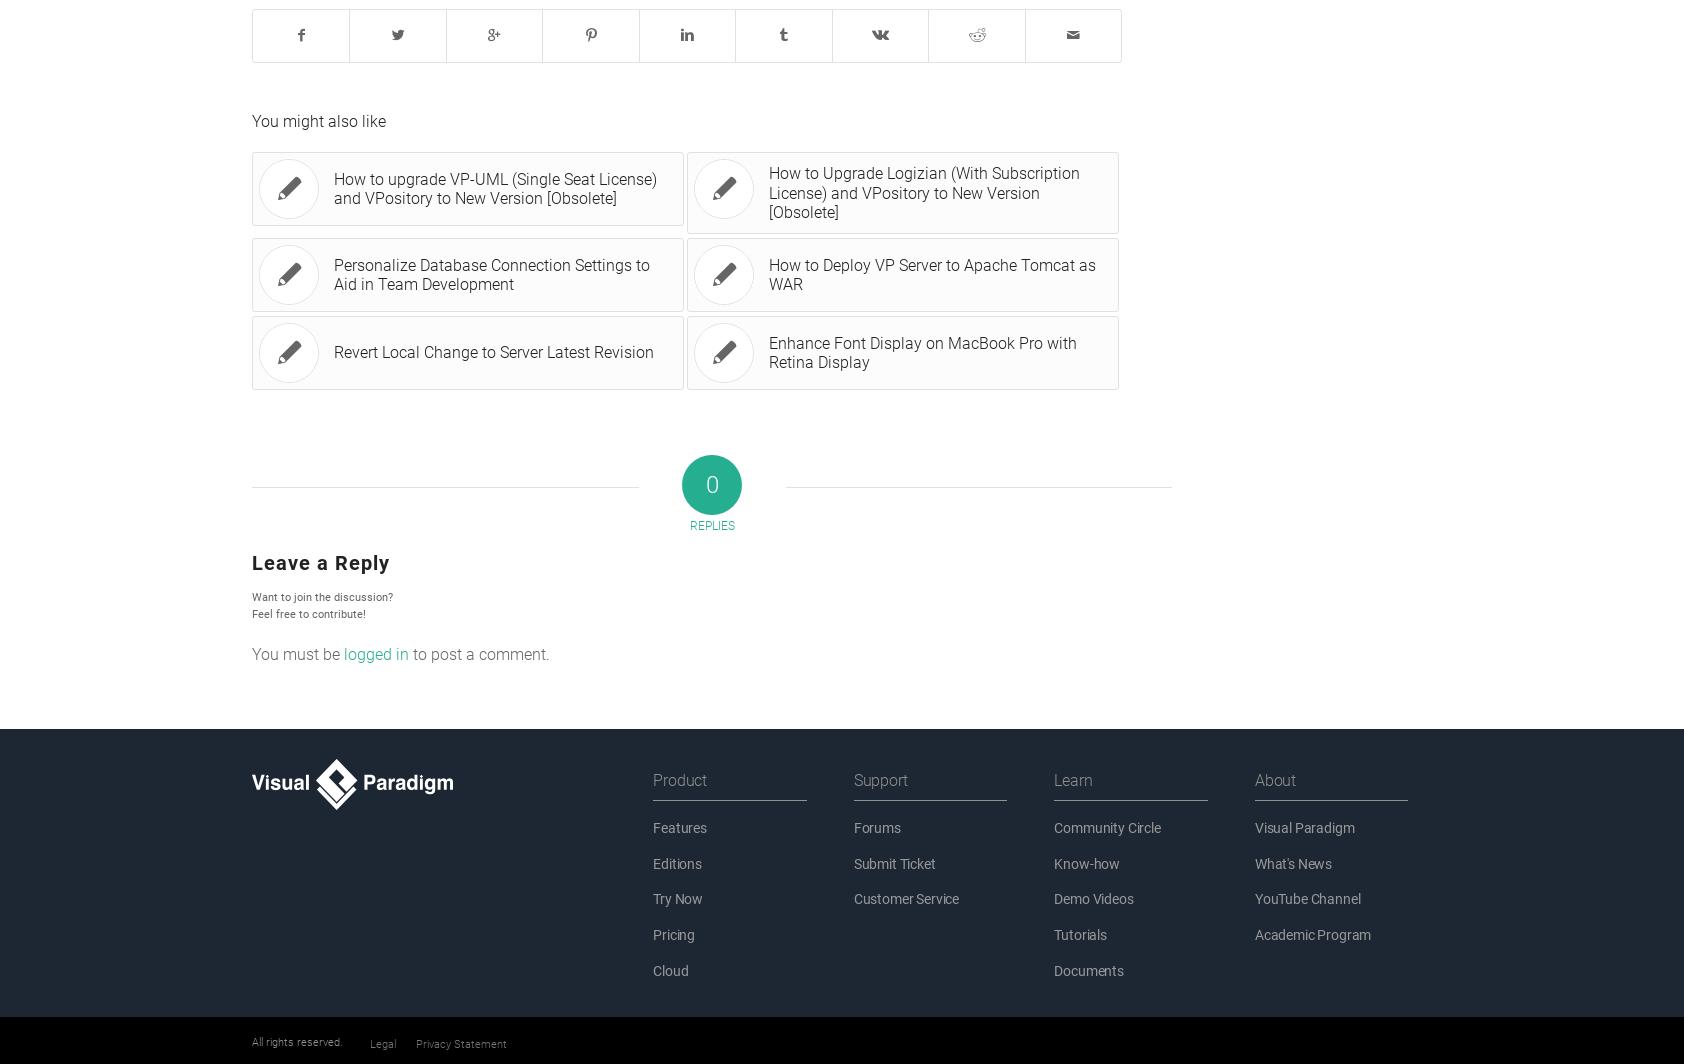 Image resolution: width=1684 pixels, height=1064 pixels. What do you see at coordinates (1302, 827) in the screenshot?
I see `'Visual Paradigm'` at bounding box center [1302, 827].